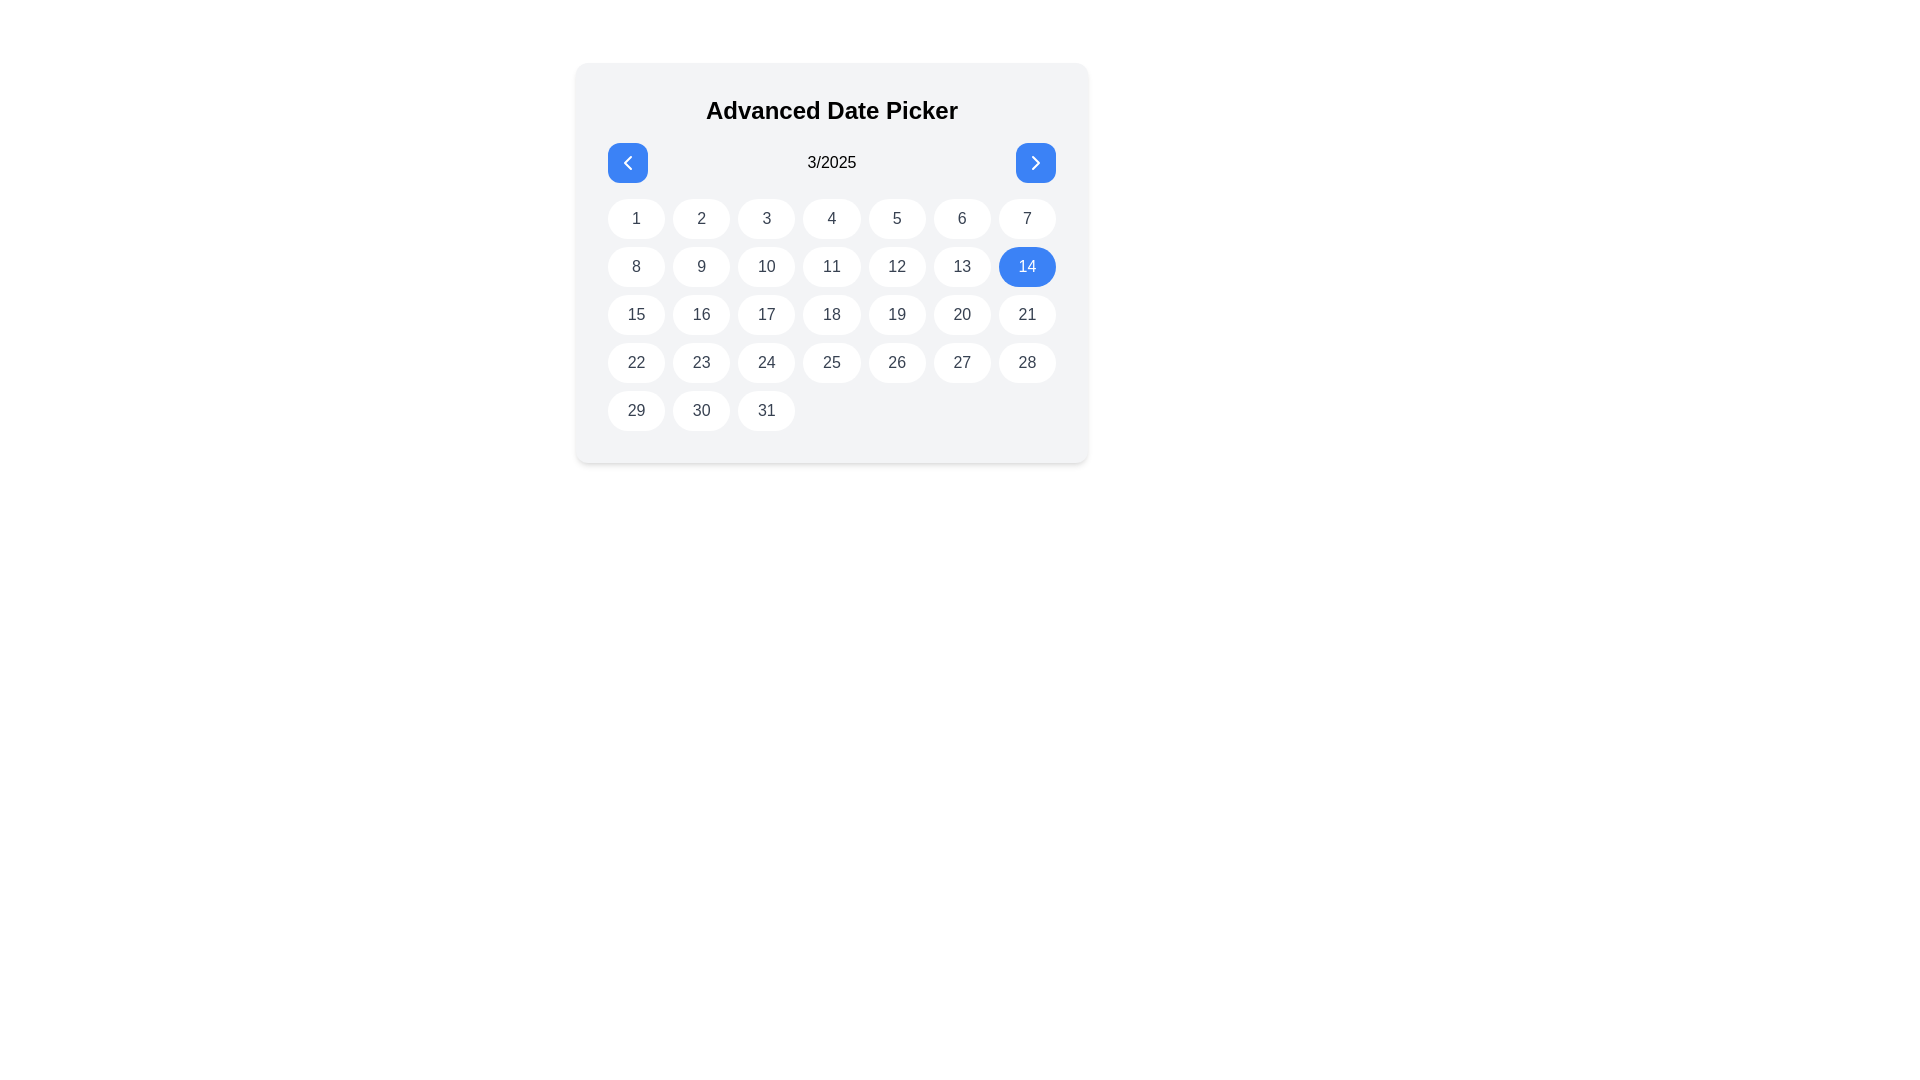 The width and height of the screenshot is (1920, 1080). I want to click on the circular button labeled '31' with a white background and gray font, located in the bottom row of a 7-column grid under the 'Advanced Date Picker', so click(765, 410).